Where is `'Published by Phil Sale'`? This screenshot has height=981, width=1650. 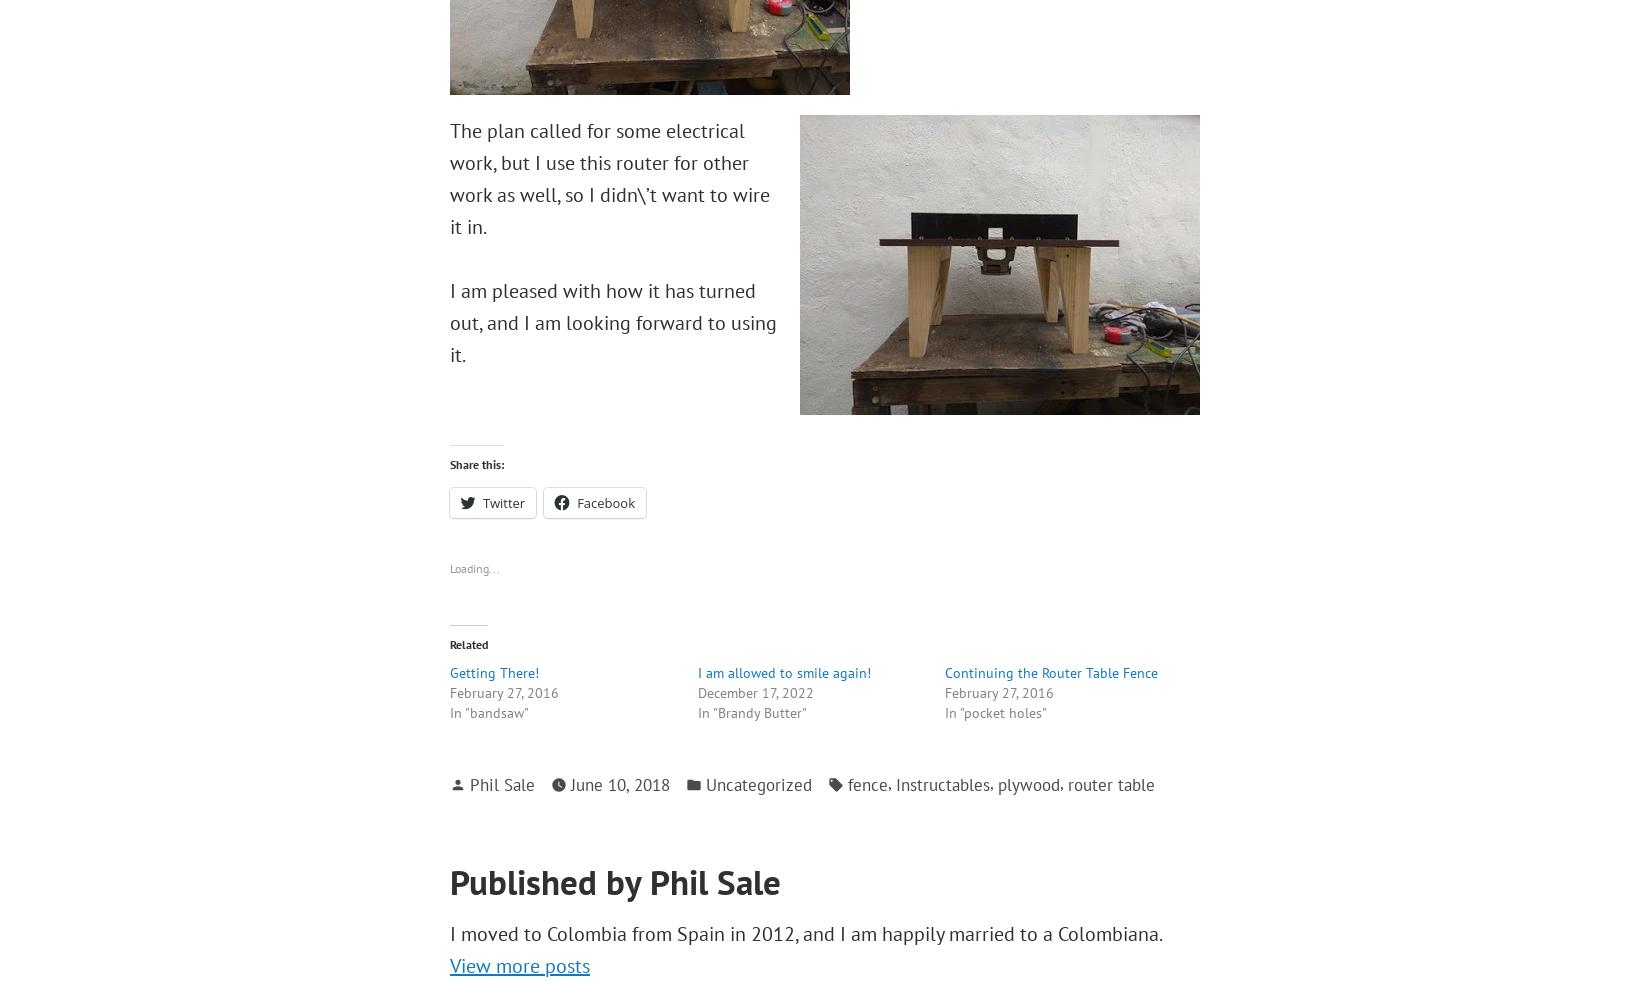 'Published by Phil Sale' is located at coordinates (614, 881).